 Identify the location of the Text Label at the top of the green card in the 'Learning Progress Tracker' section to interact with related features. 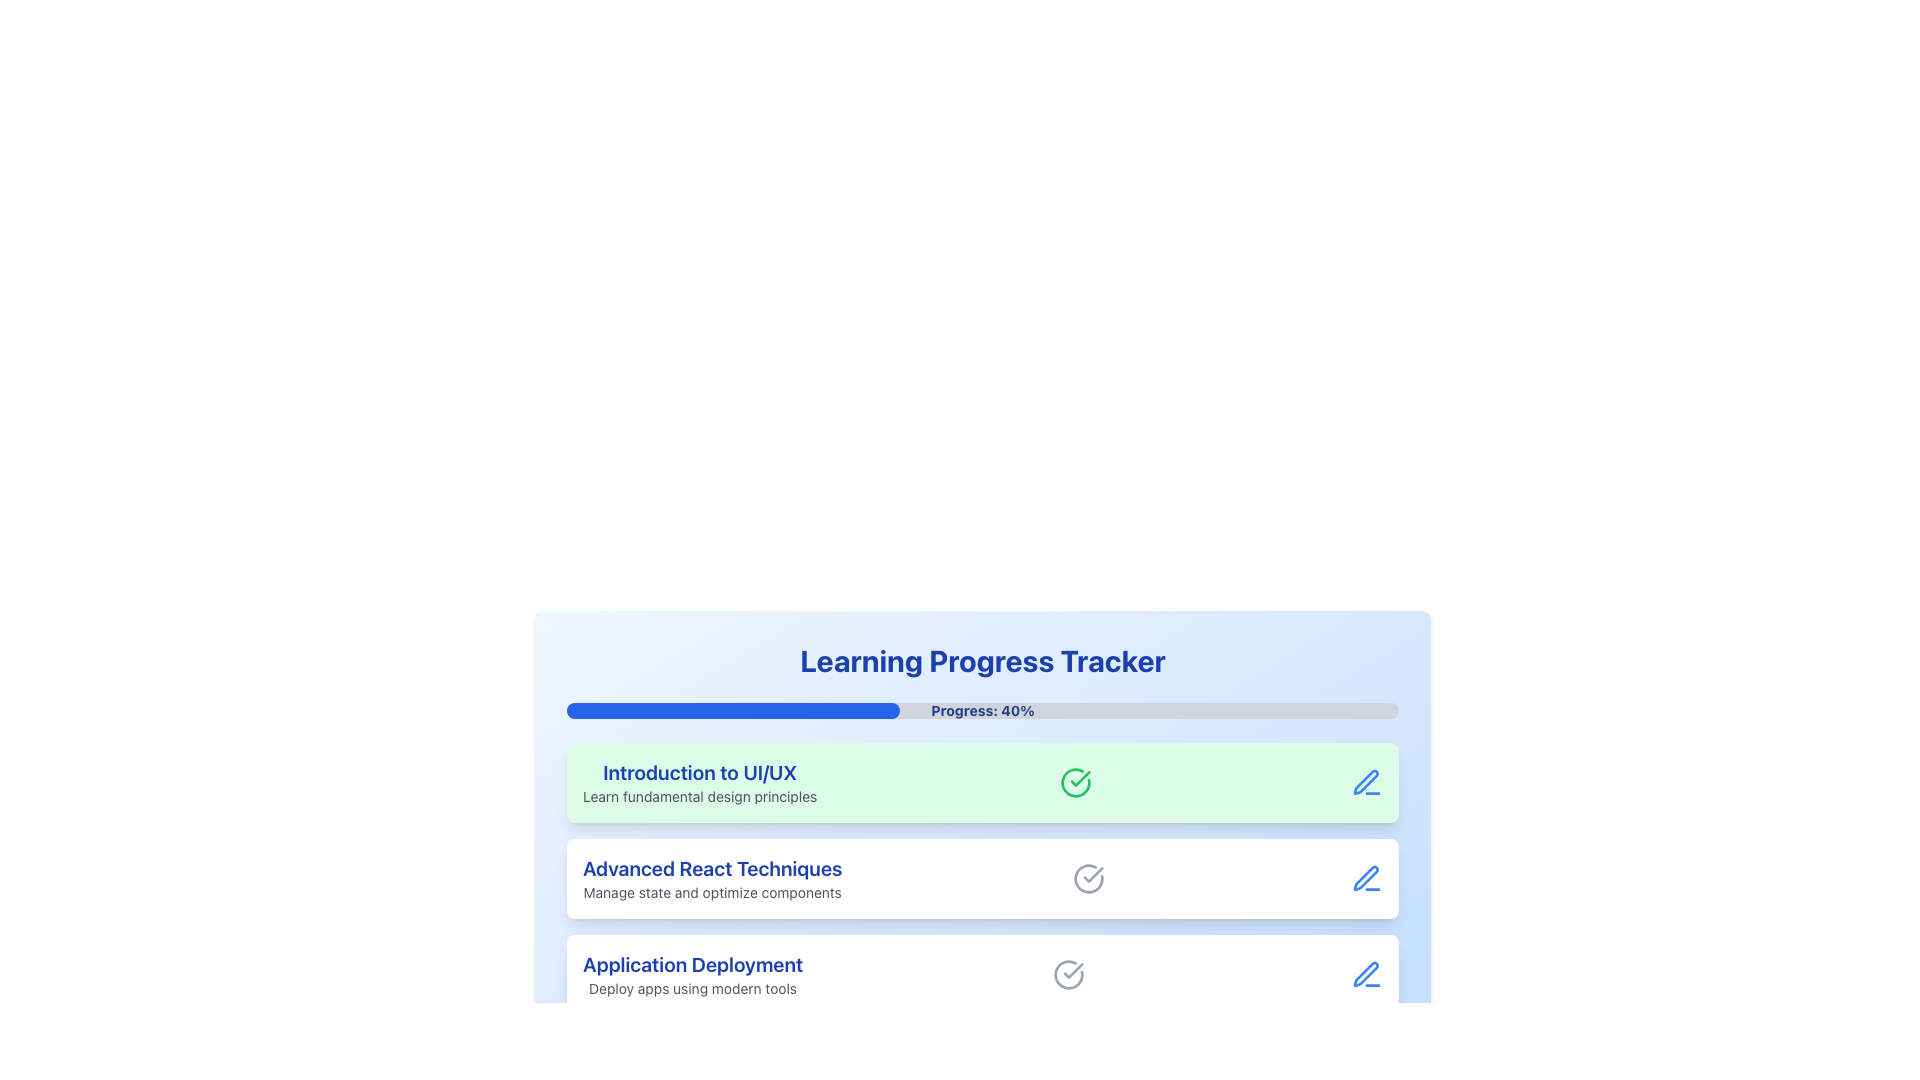
(700, 771).